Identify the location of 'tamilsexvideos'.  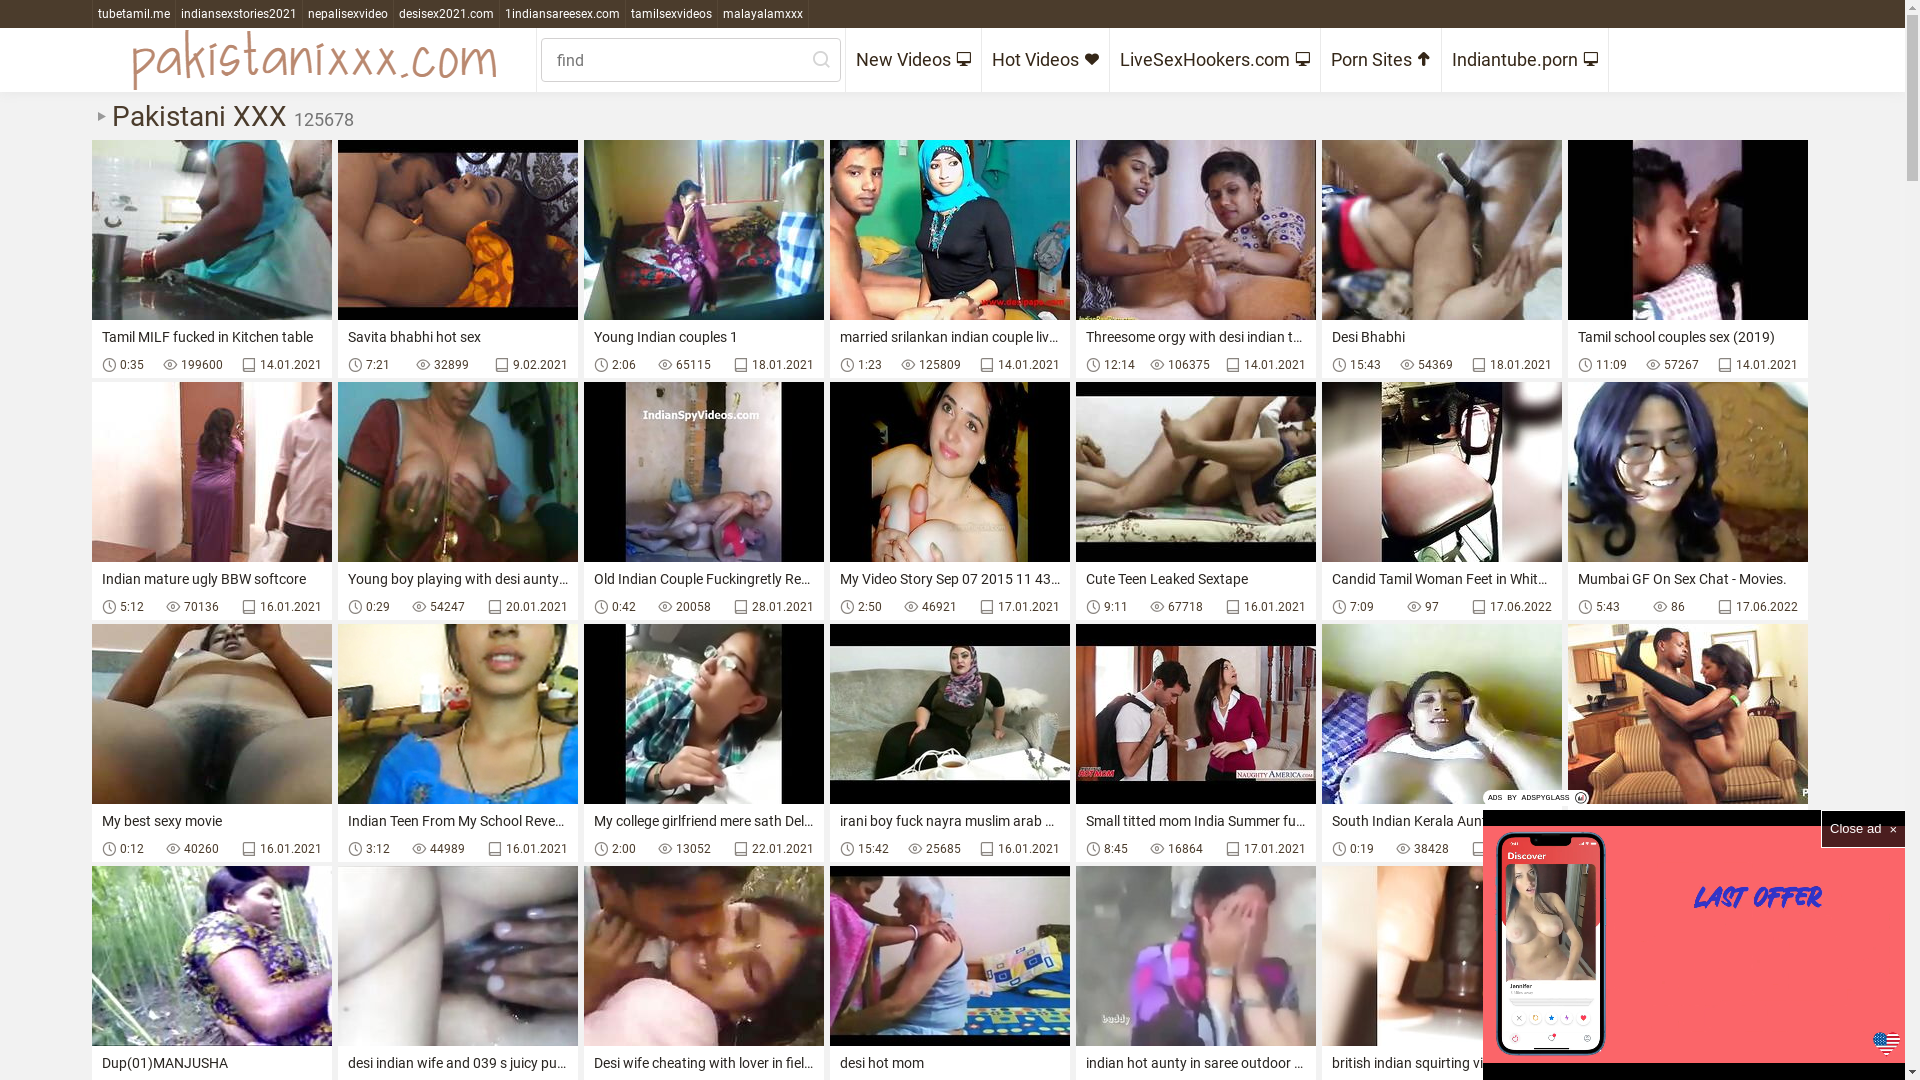
(672, 14).